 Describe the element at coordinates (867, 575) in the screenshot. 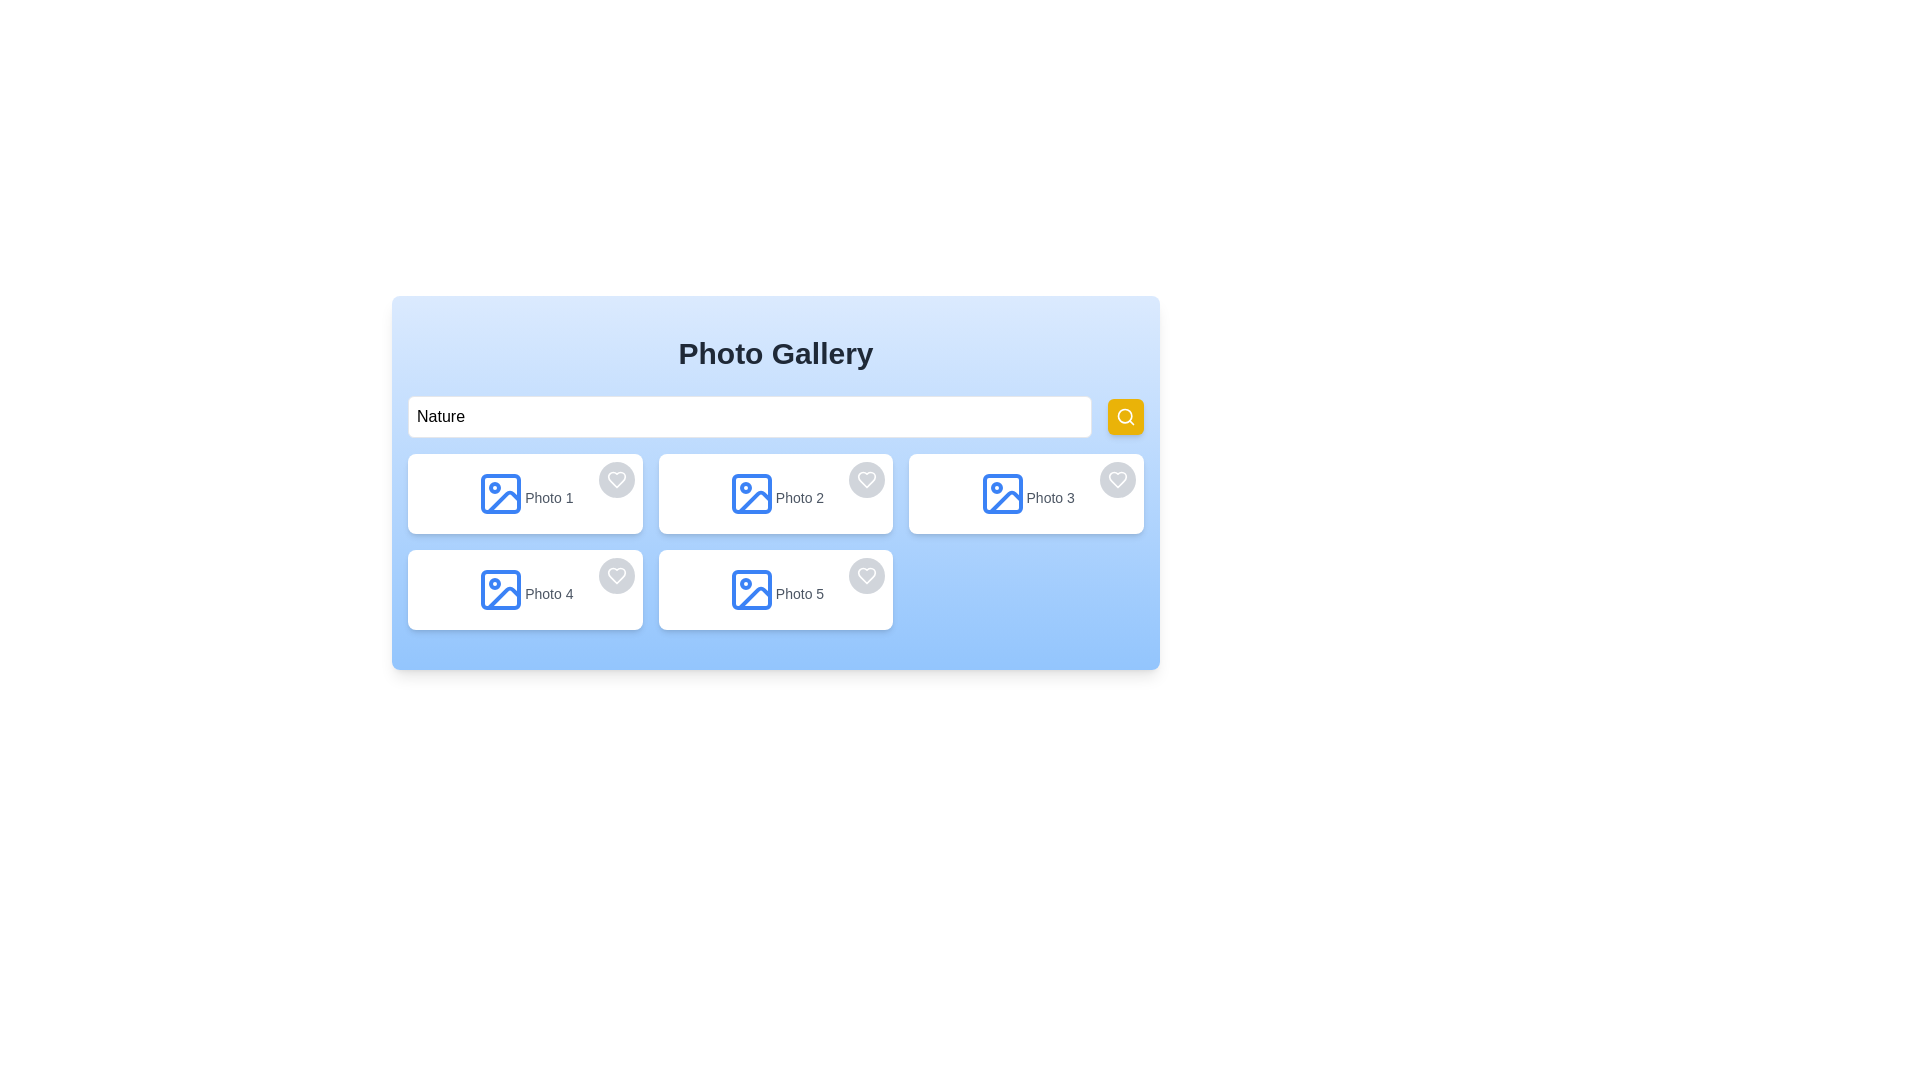

I see `the heart-shaped icon located at the bottom right corner of the image tile labeled 'Photo 5' to favorite the photo` at that location.